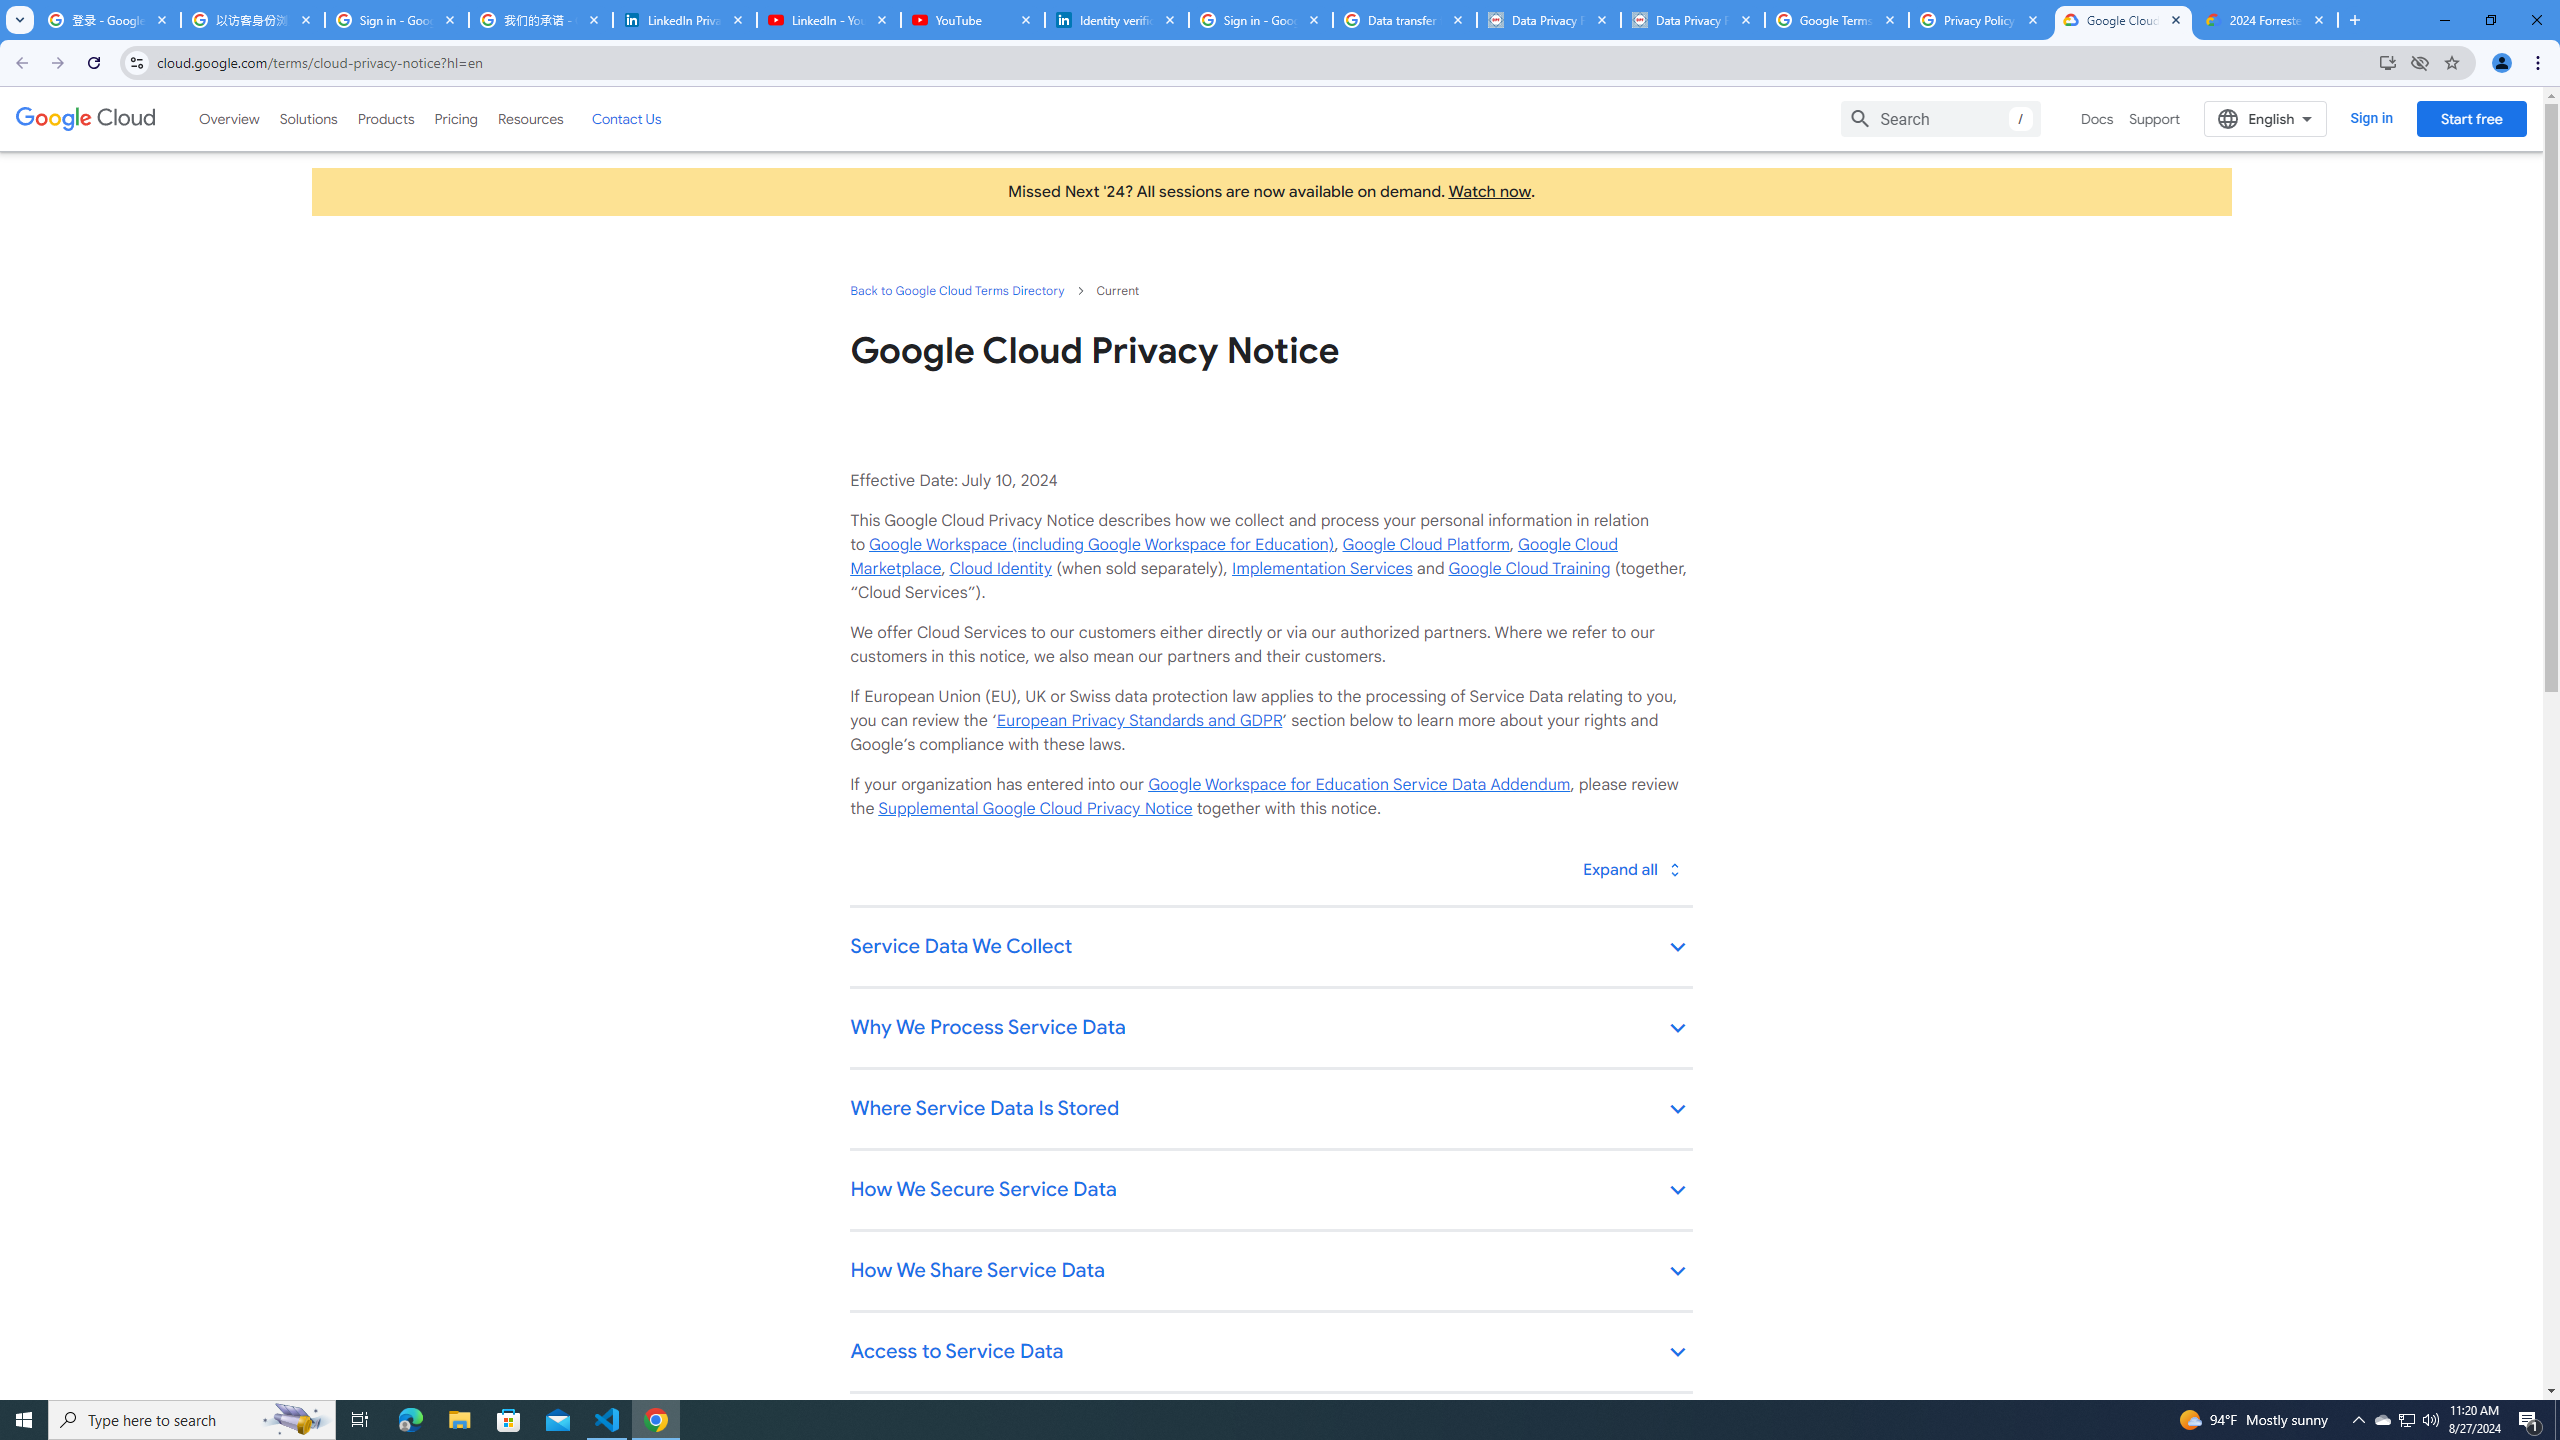 The image size is (2560, 1440). Describe the element at coordinates (135, 61) in the screenshot. I see `'View site information'` at that location.